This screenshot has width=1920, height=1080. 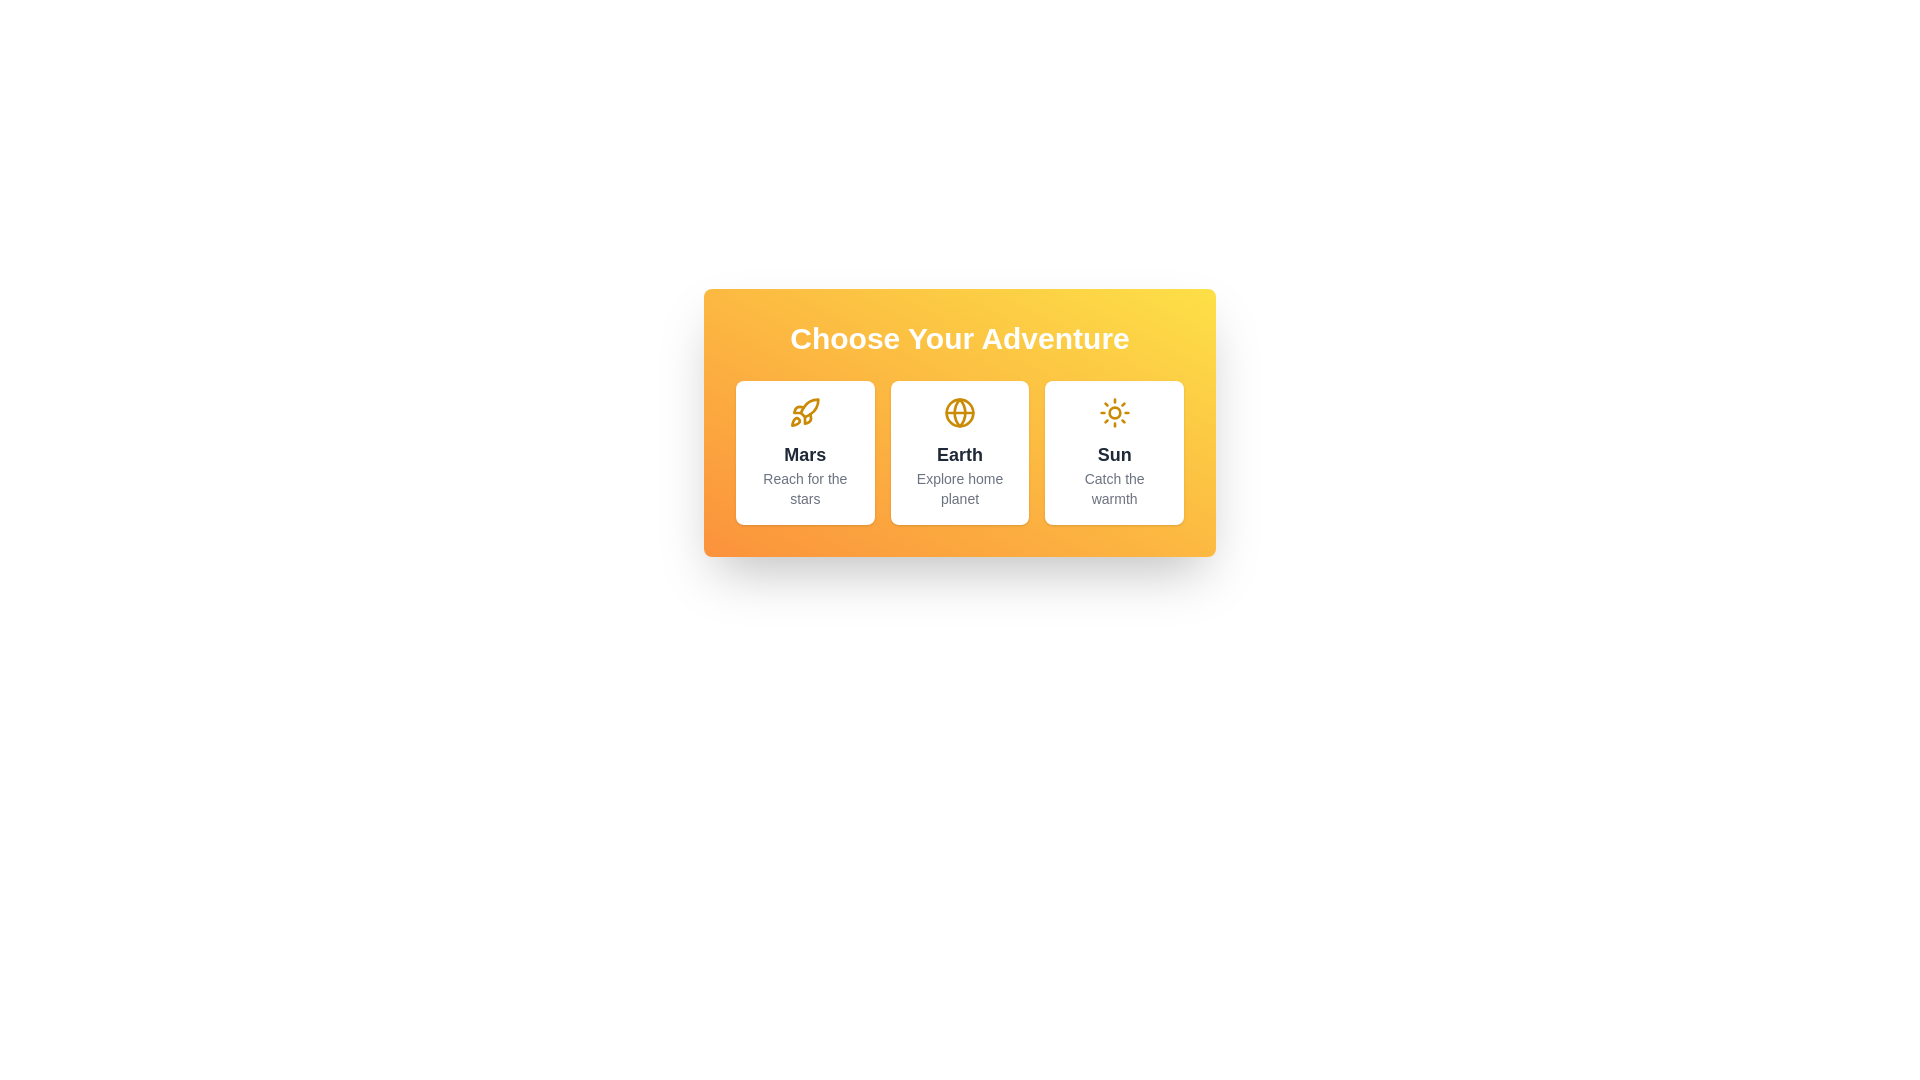 I want to click on the destination card for Mars, so click(x=805, y=452).